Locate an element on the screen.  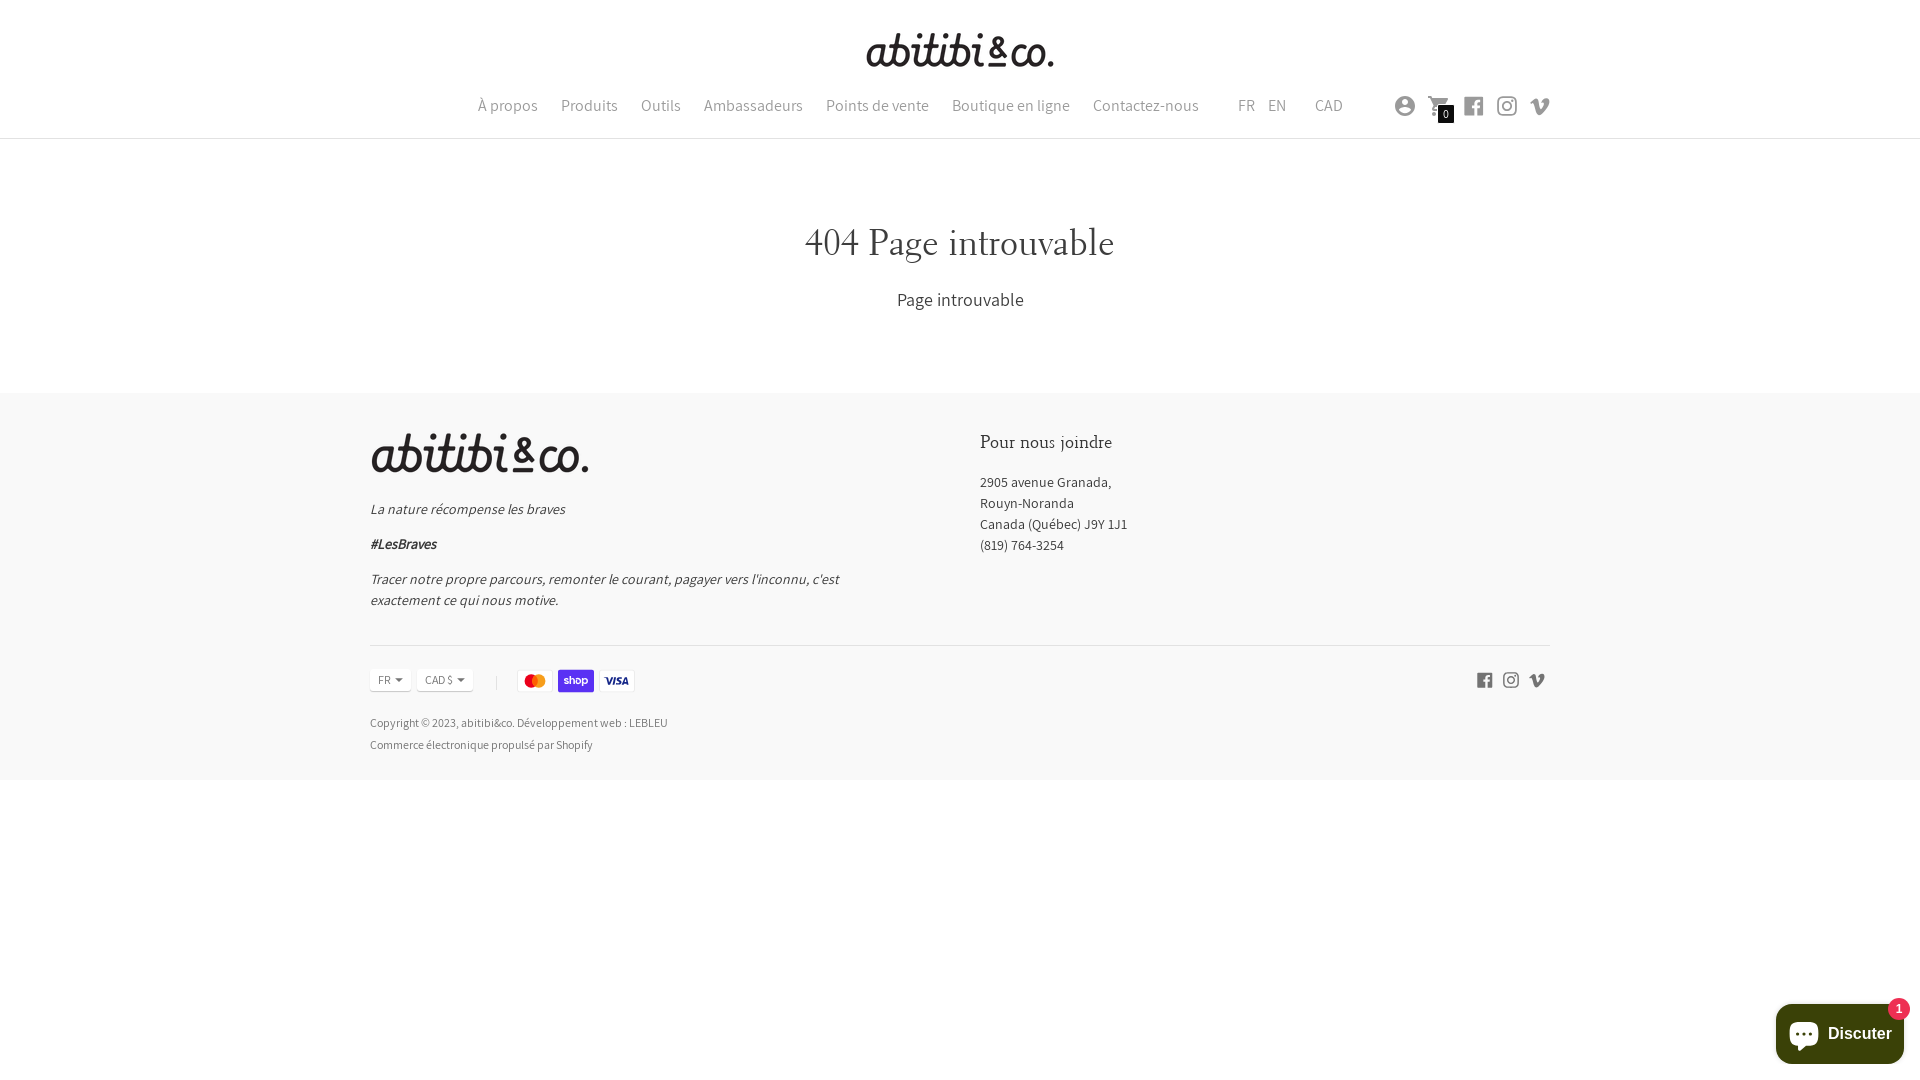
'Contactez-nous' is located at coordinates (1146, 105).